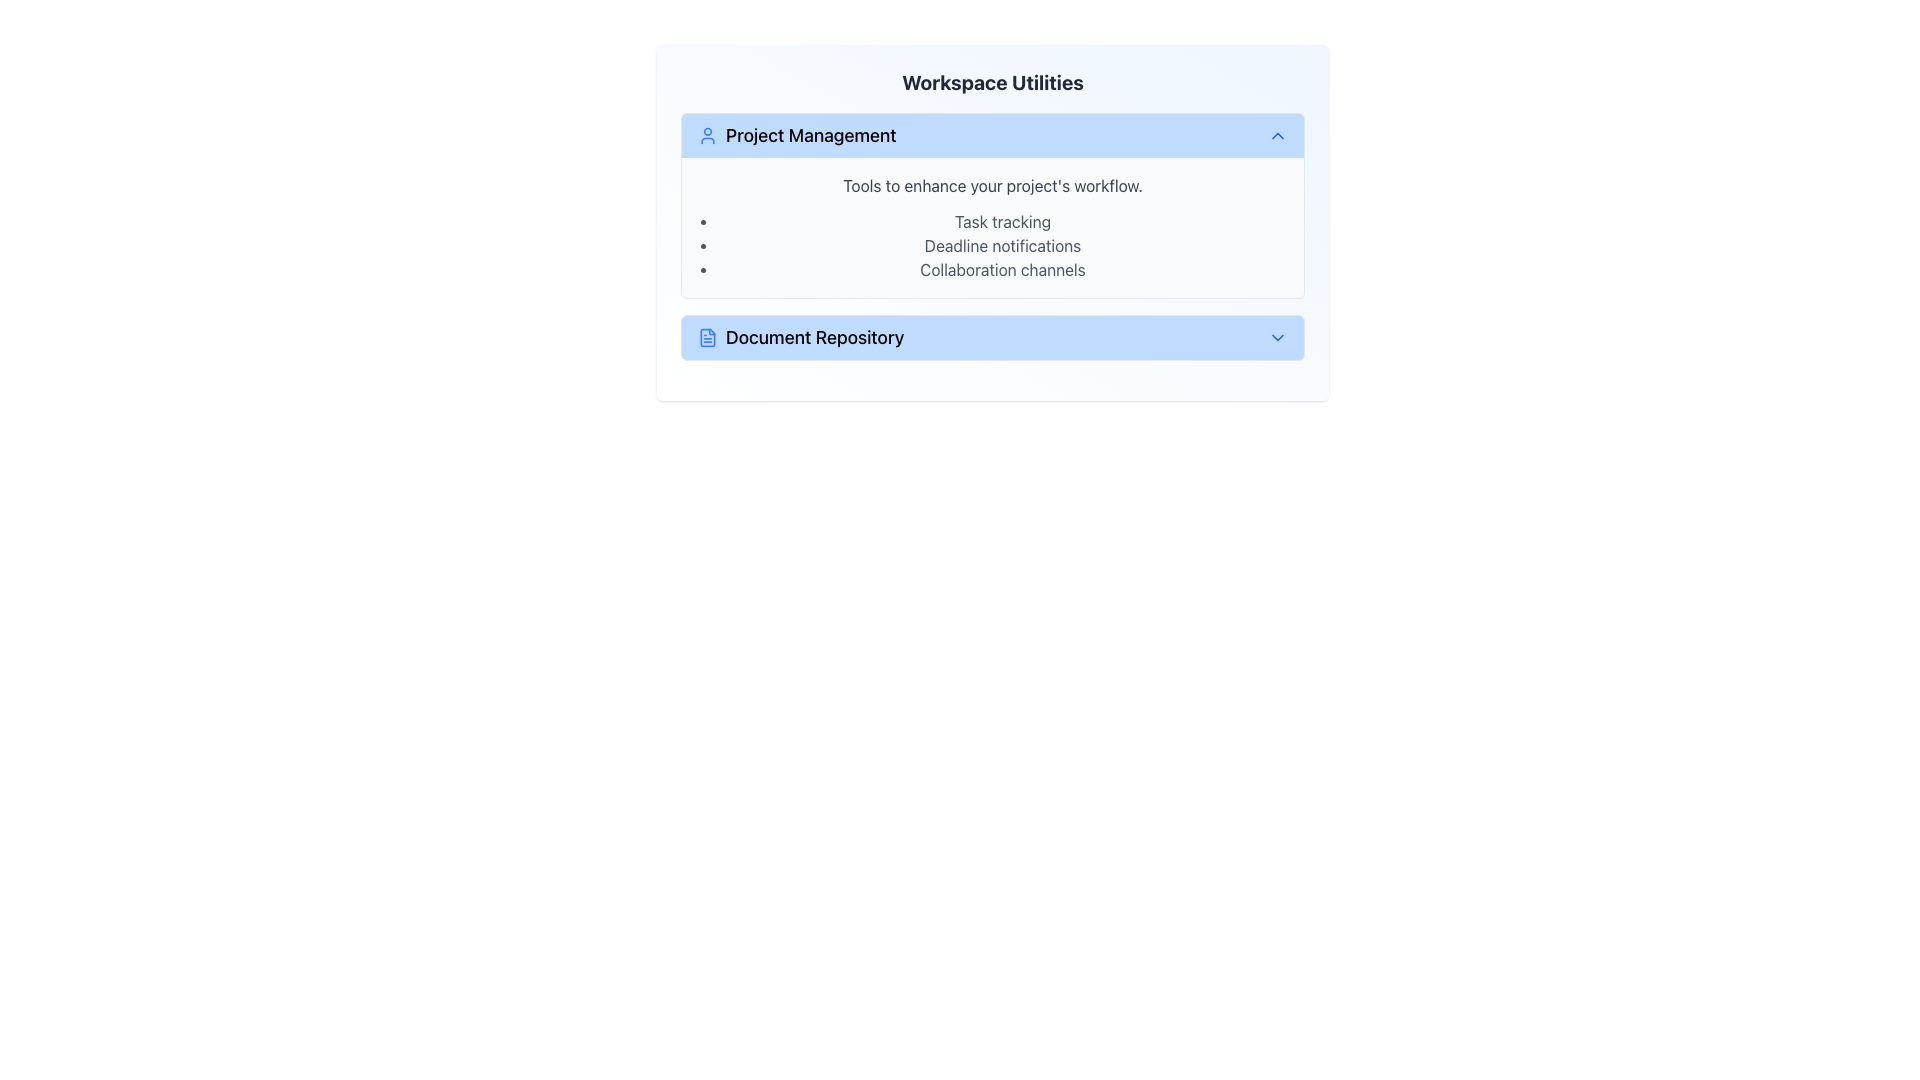 The height and width of the screenshot is (1080, 1920). Describe the element at coordinates (708, 337) in the screenshot. I see `the blue document icon located to the left of the text label 'Document Repository' in the bottom section of the 'Workspace Utilities' card` at that location.